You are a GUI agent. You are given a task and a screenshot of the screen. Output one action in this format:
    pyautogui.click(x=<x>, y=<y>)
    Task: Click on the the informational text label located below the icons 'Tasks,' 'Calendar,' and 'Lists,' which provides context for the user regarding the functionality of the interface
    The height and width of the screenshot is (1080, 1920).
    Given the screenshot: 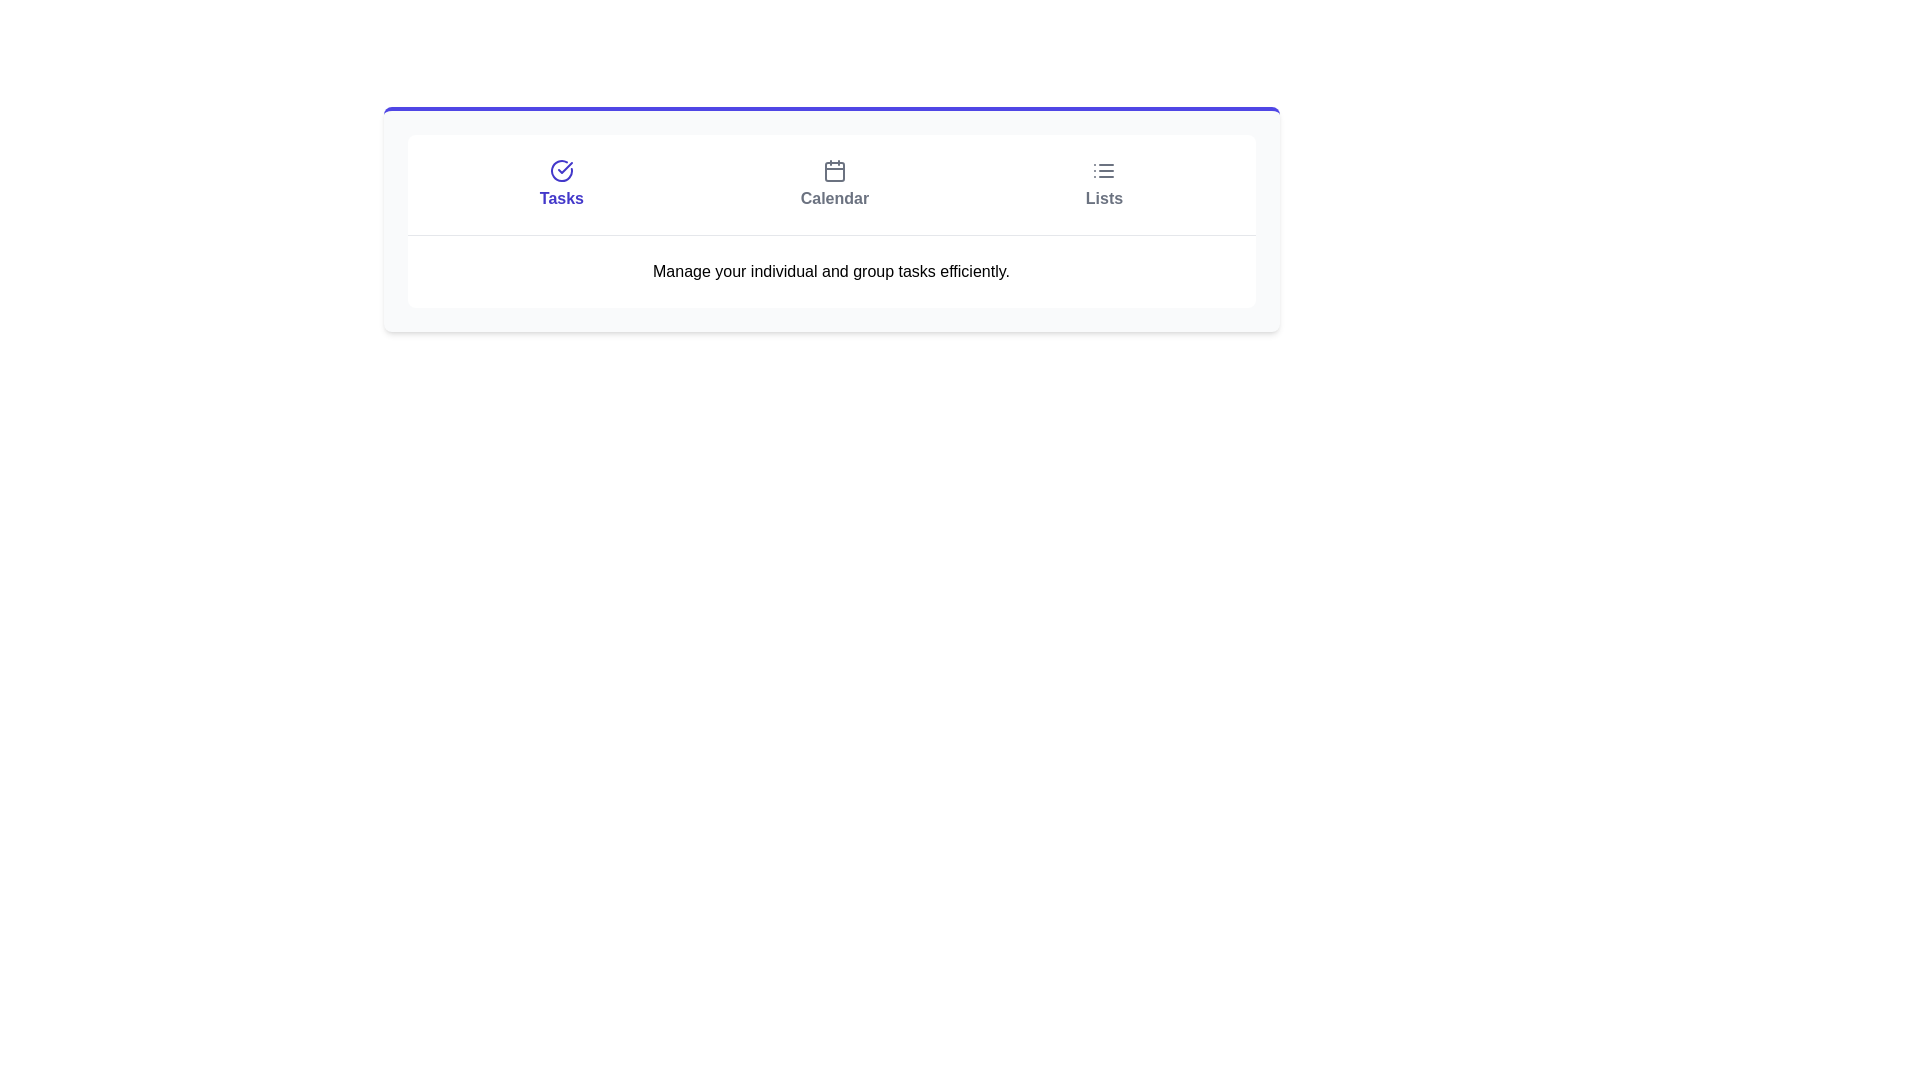 What is the action you would take?
    pyautogui.click(x=831, y=272)
    